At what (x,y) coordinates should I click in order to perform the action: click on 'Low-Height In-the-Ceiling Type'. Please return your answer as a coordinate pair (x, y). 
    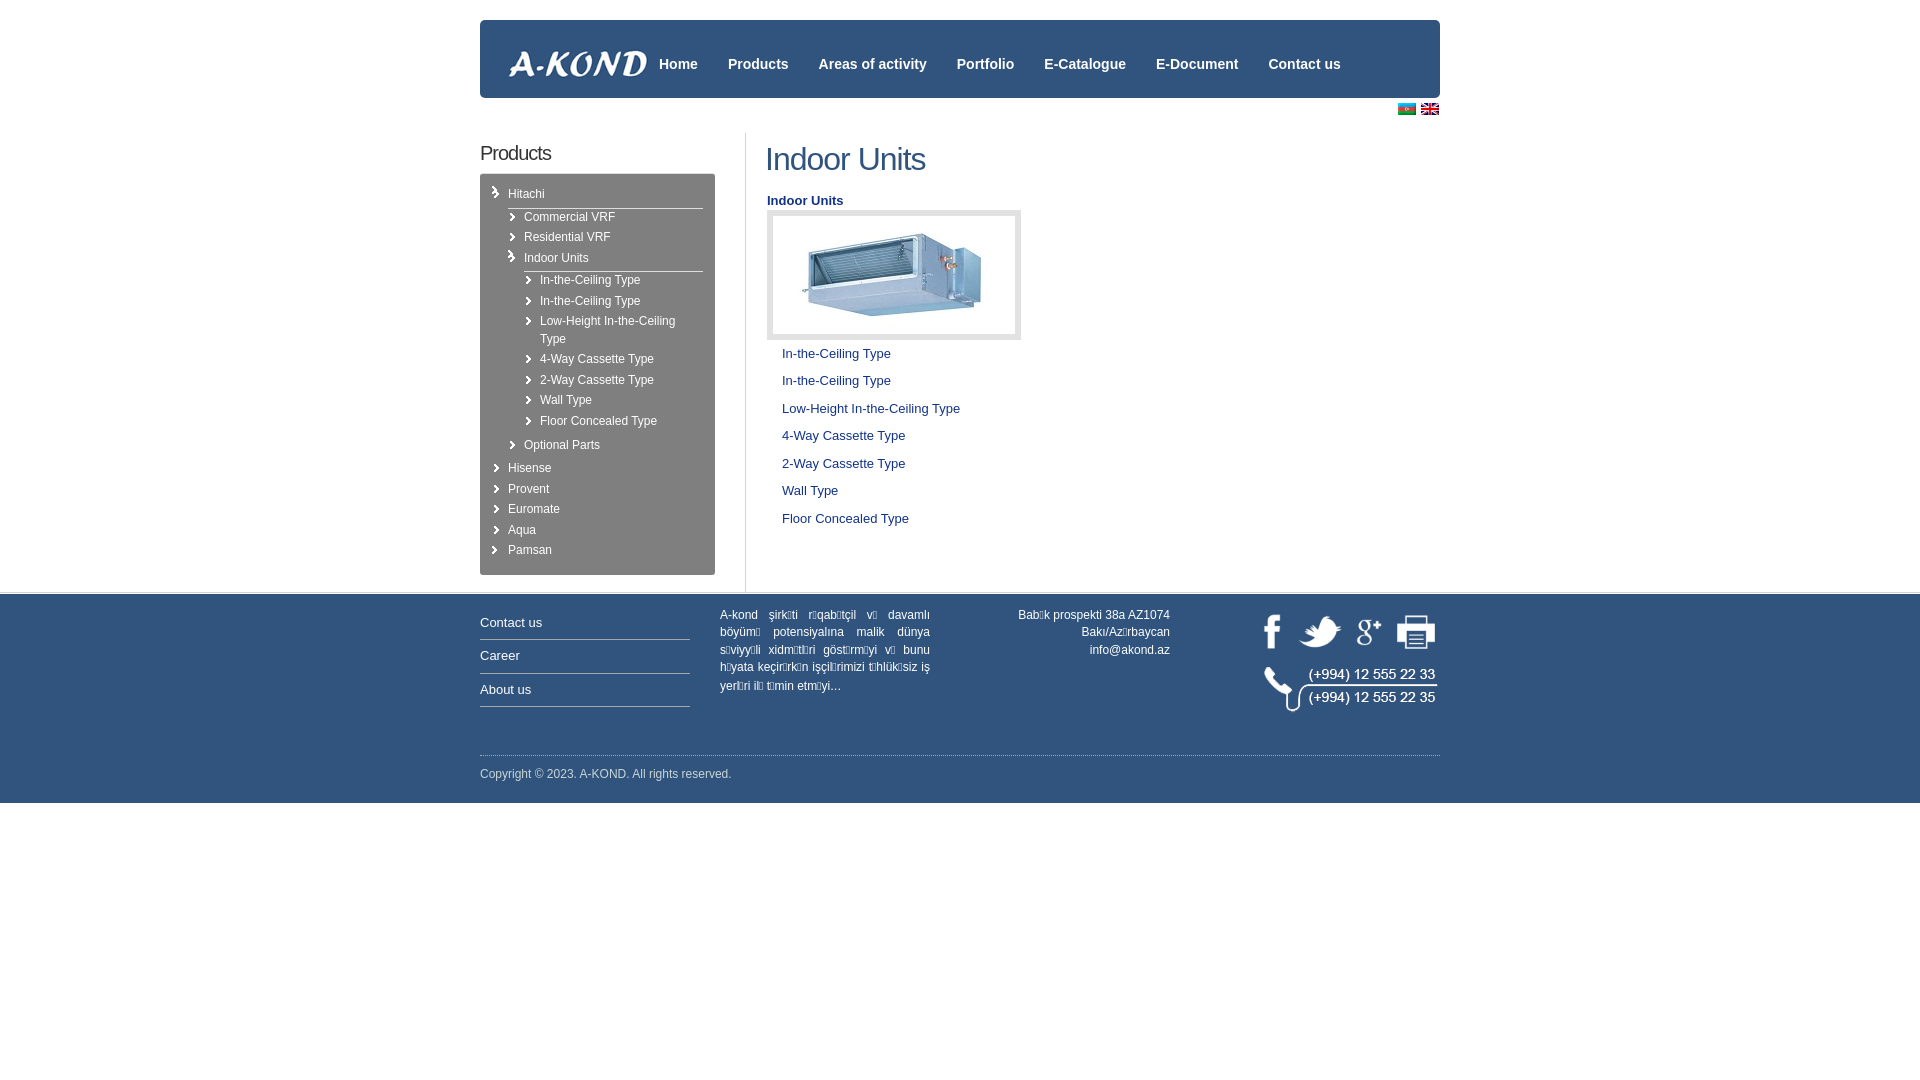
    Looking at the image, I should click on (606, 329).